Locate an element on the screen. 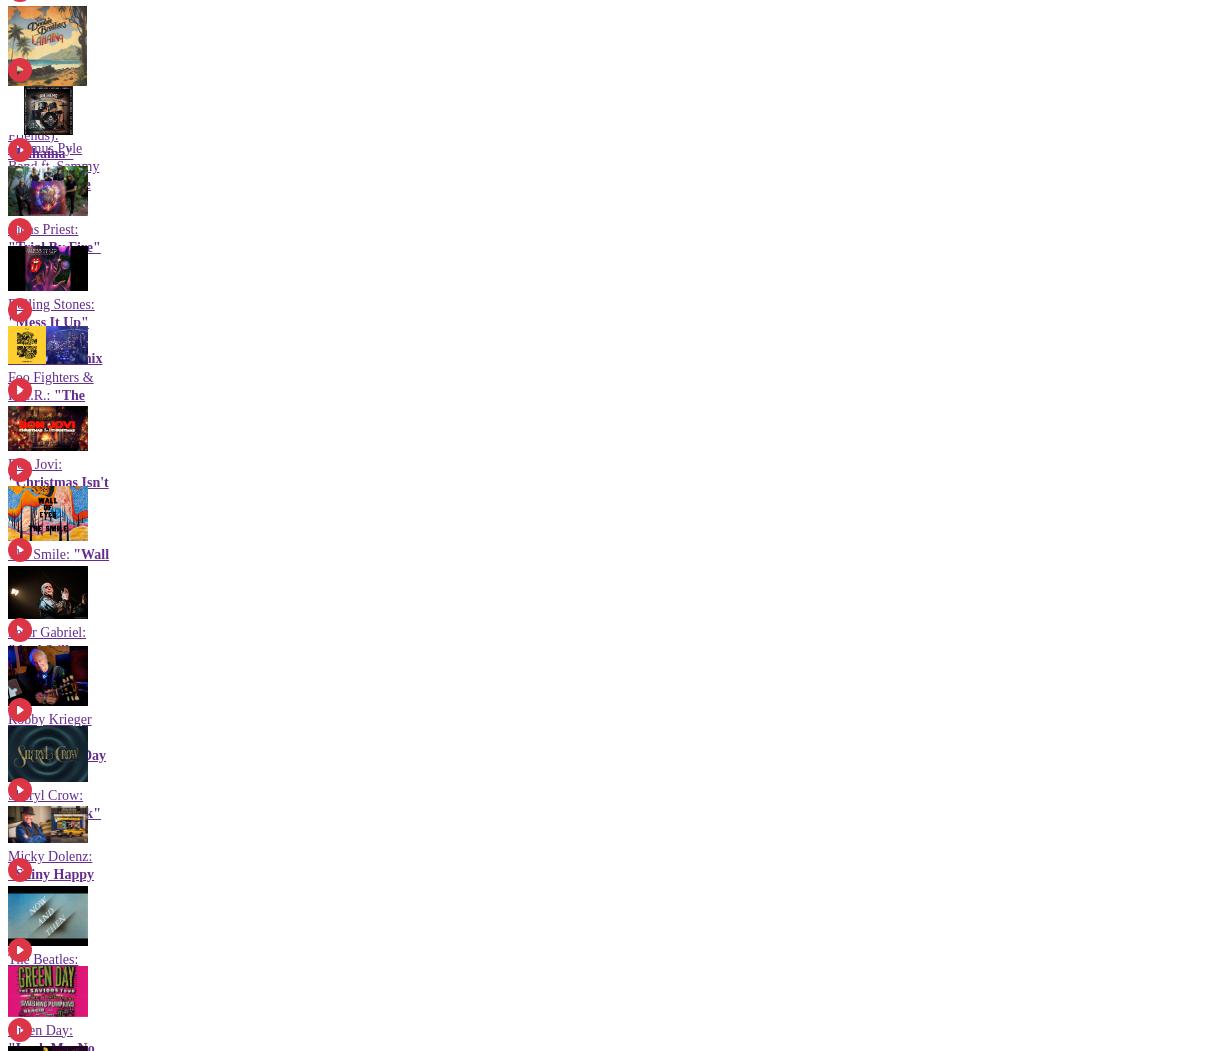 Image resolution: width=1227 pixels, height=1051 pixels. 'Bon Jovi:' is located at coordinates (34, 462).